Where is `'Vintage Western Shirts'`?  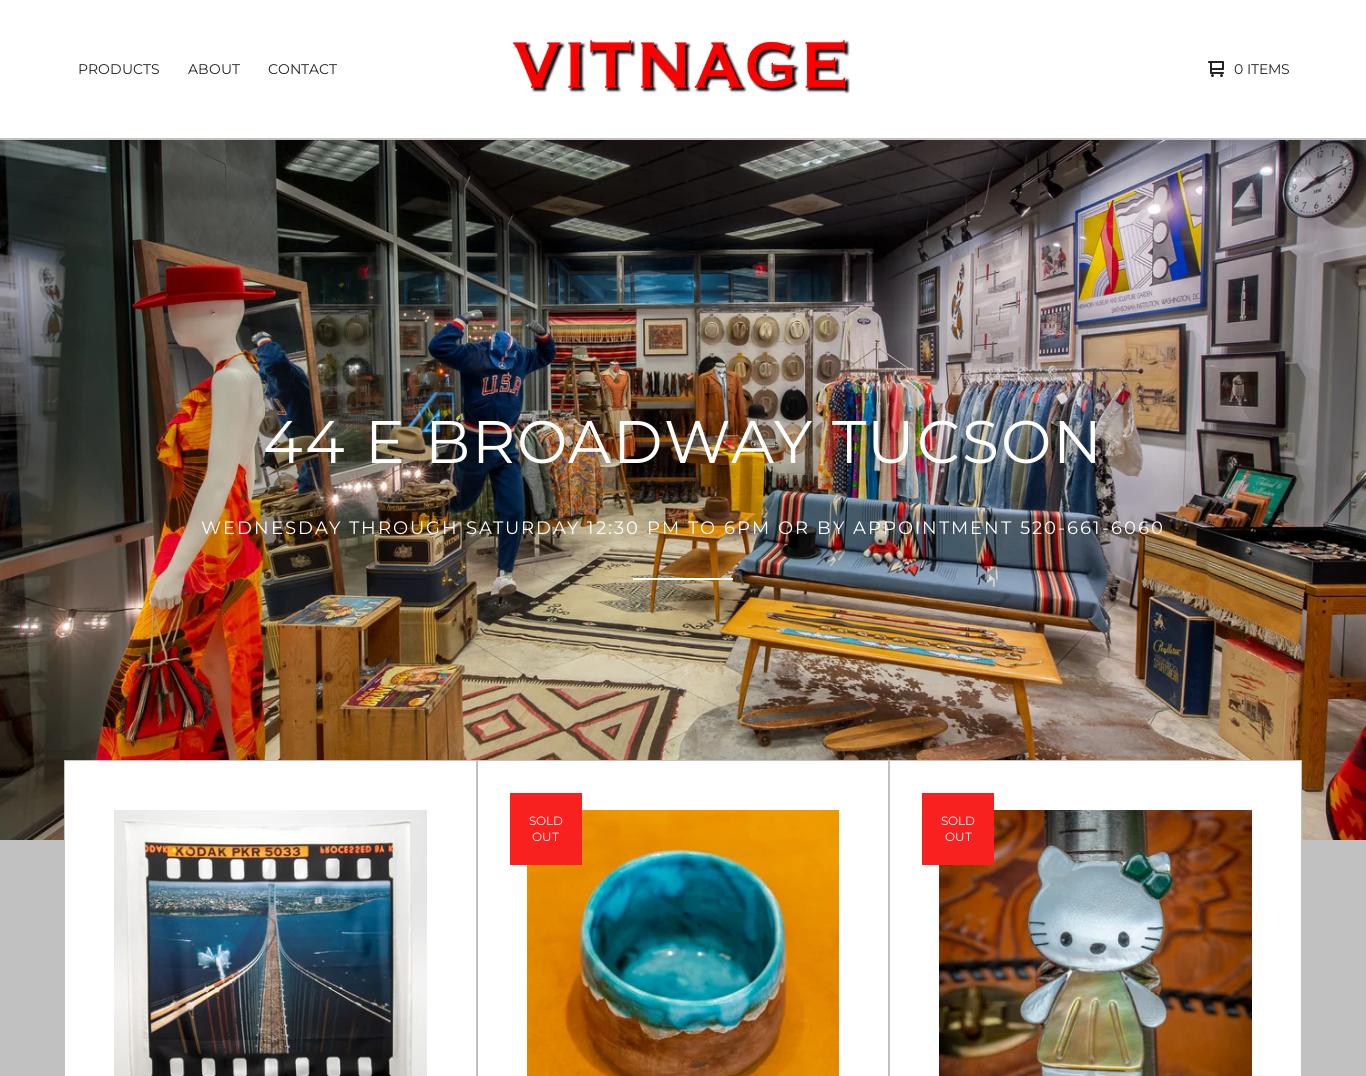
'Vintage Western Shirts' is located at coordinates (81, 272).